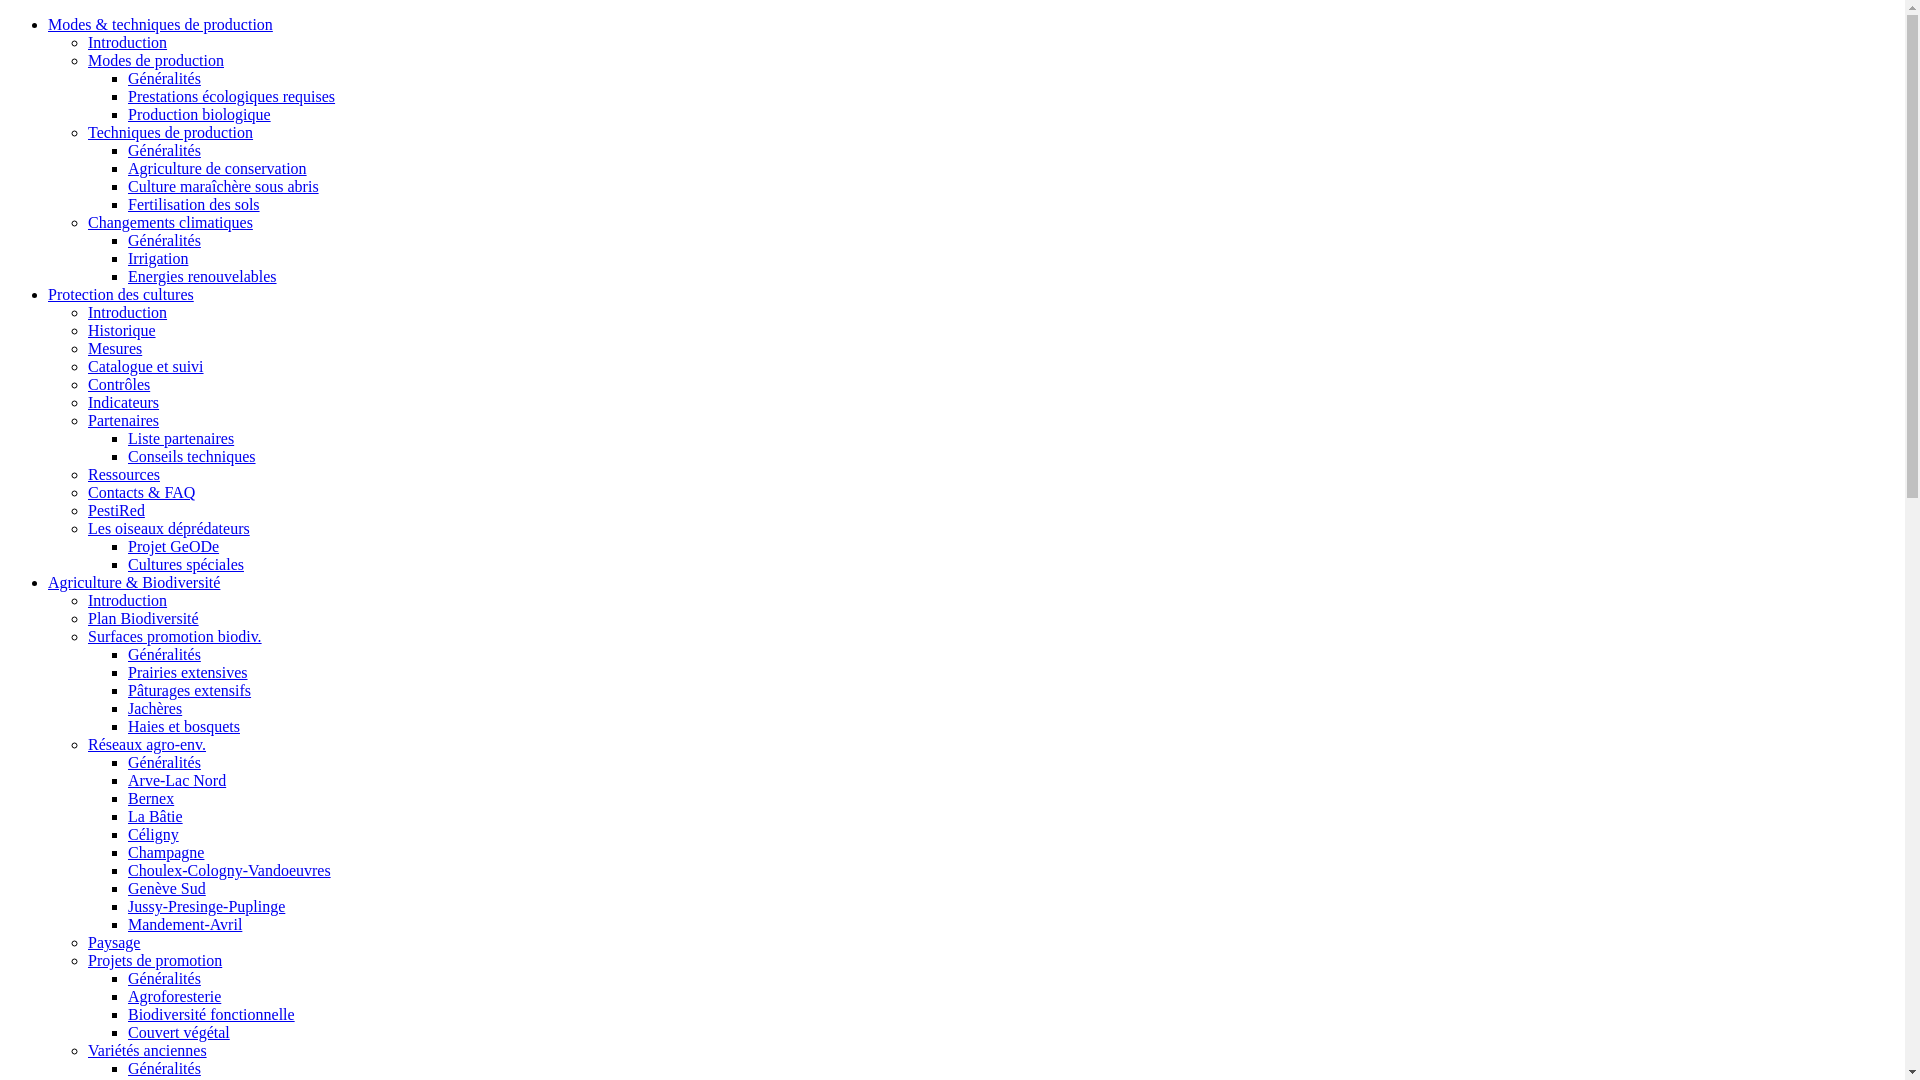  Describe the element at coordinates (127, 204) in the screenshot. I see `'Fertilisation des sols'` at that location.